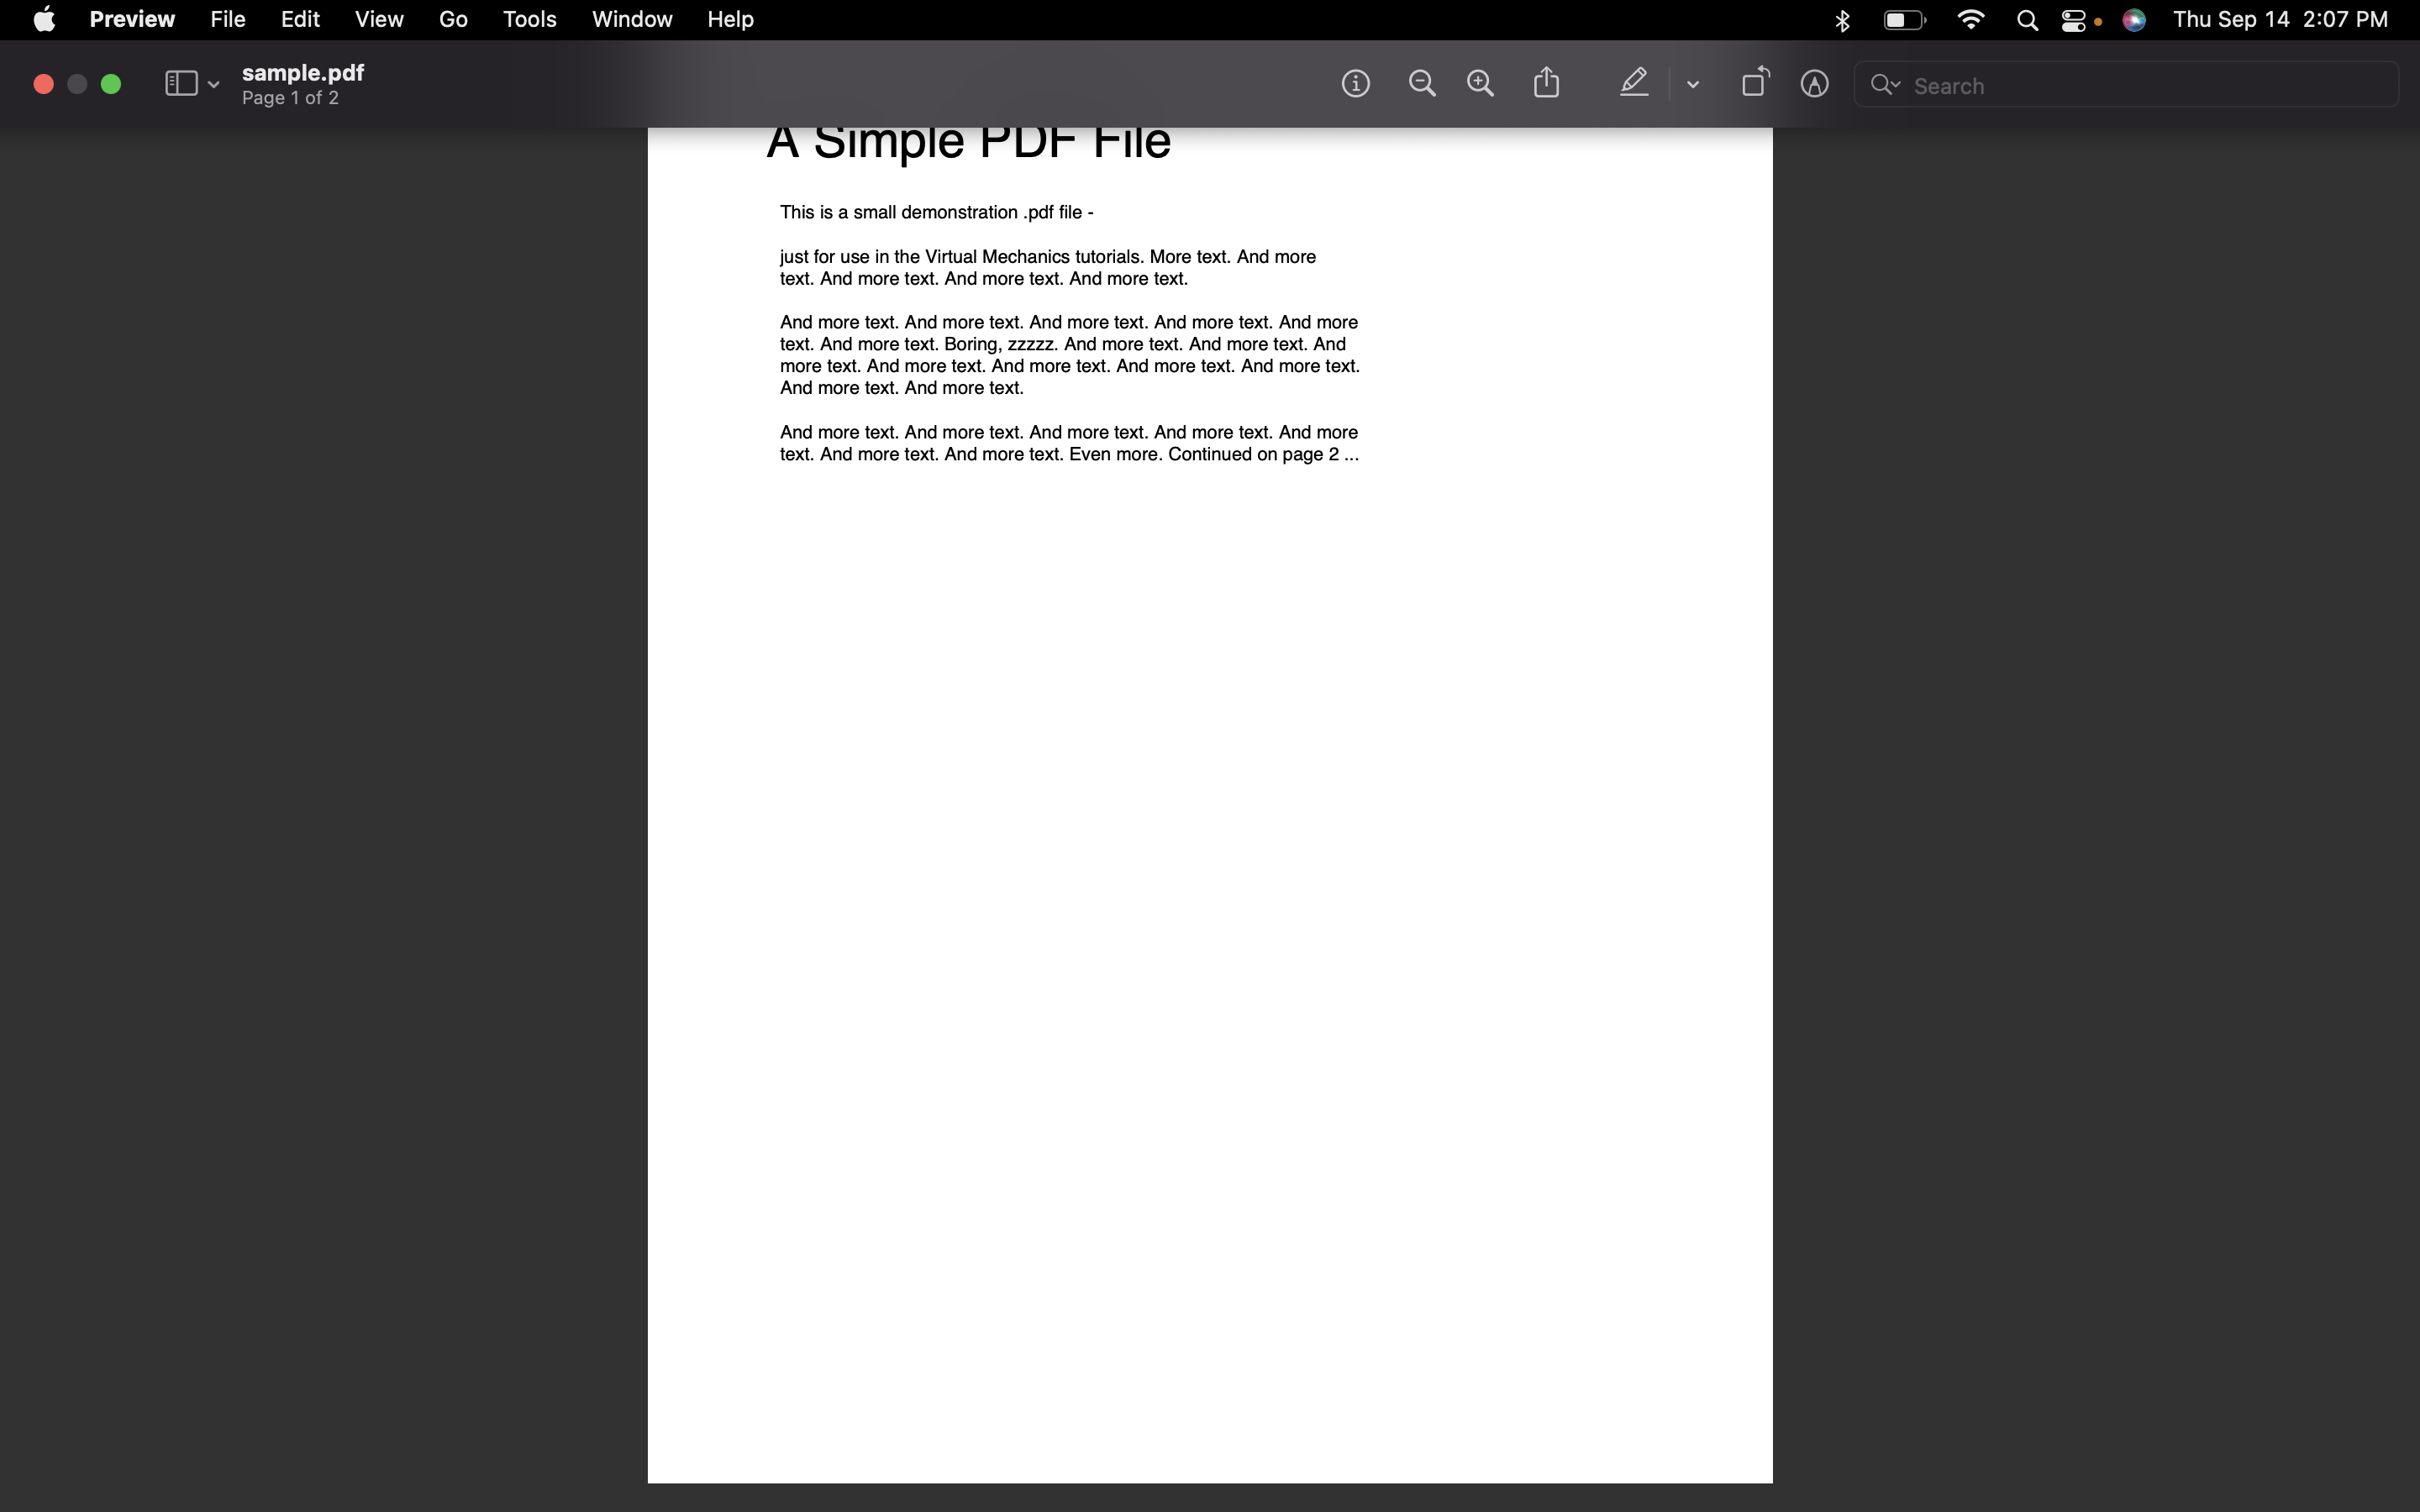  Describe the element at coordinates (2128, 86) in the screenshot. I see `the search bar` at that location.